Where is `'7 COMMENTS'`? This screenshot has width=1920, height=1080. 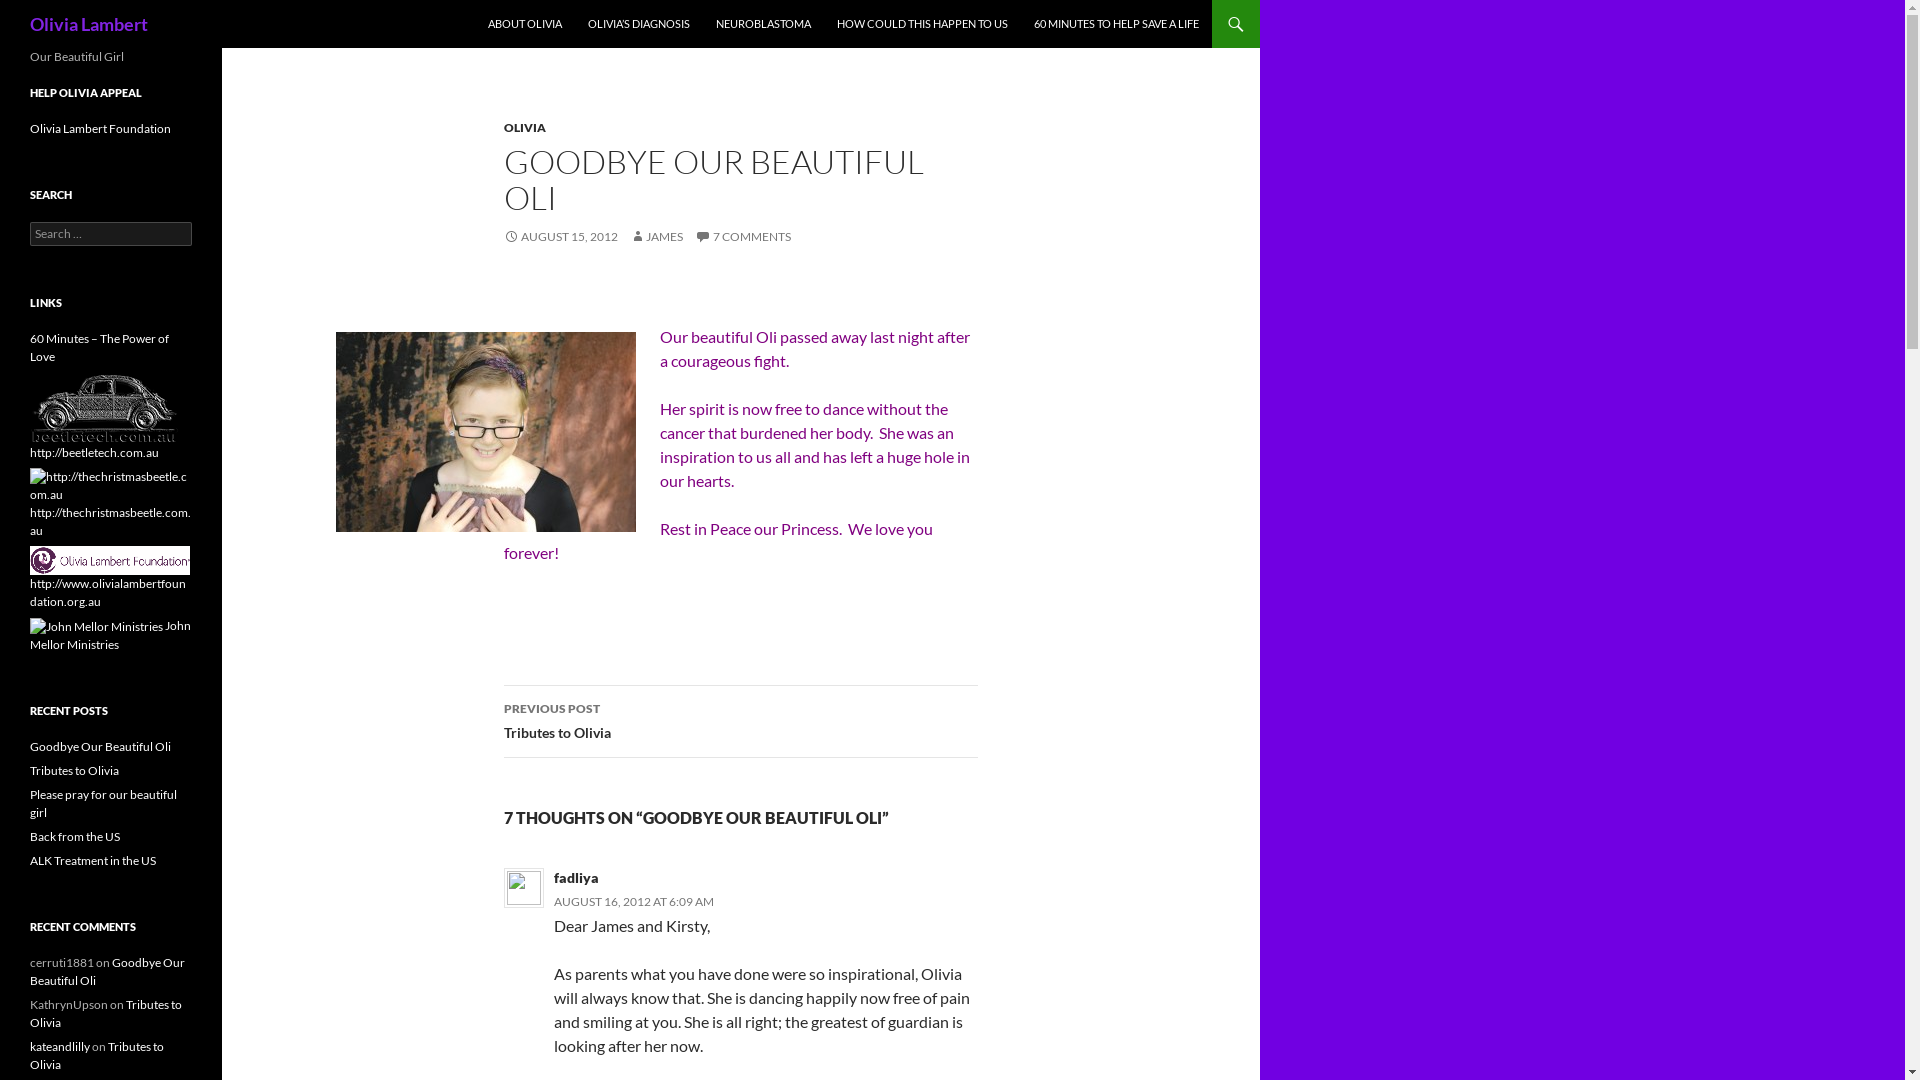
'7 COMMENTS' is located at coordinates (742, 235).